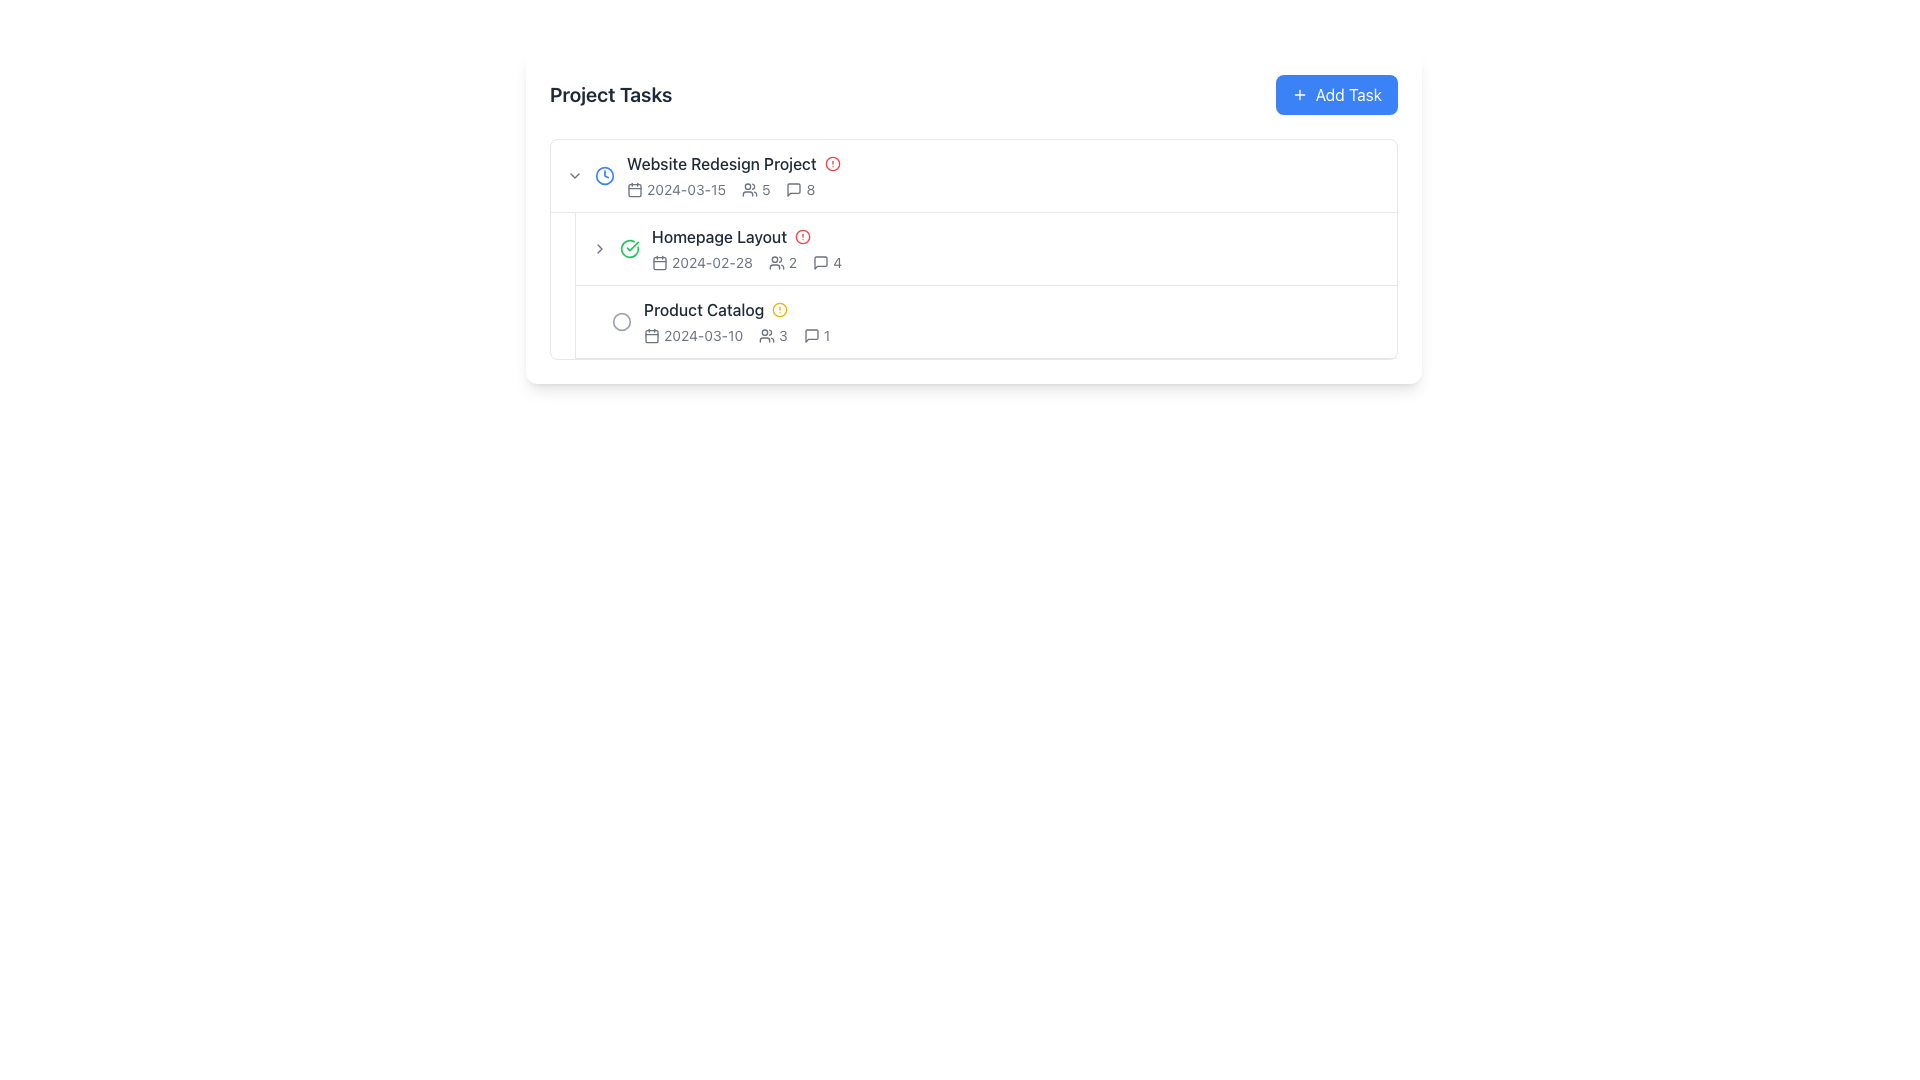 The height and width of the screenshot is (1080, 1920). What do you see at coordinates (686, 189) in the screenshot?
I see `the static text element displaying the date '2024-03-15', which is positioned to the right of the calendar icon in the 'Website Redesign Project' task list` at bounding box center [686, 189].